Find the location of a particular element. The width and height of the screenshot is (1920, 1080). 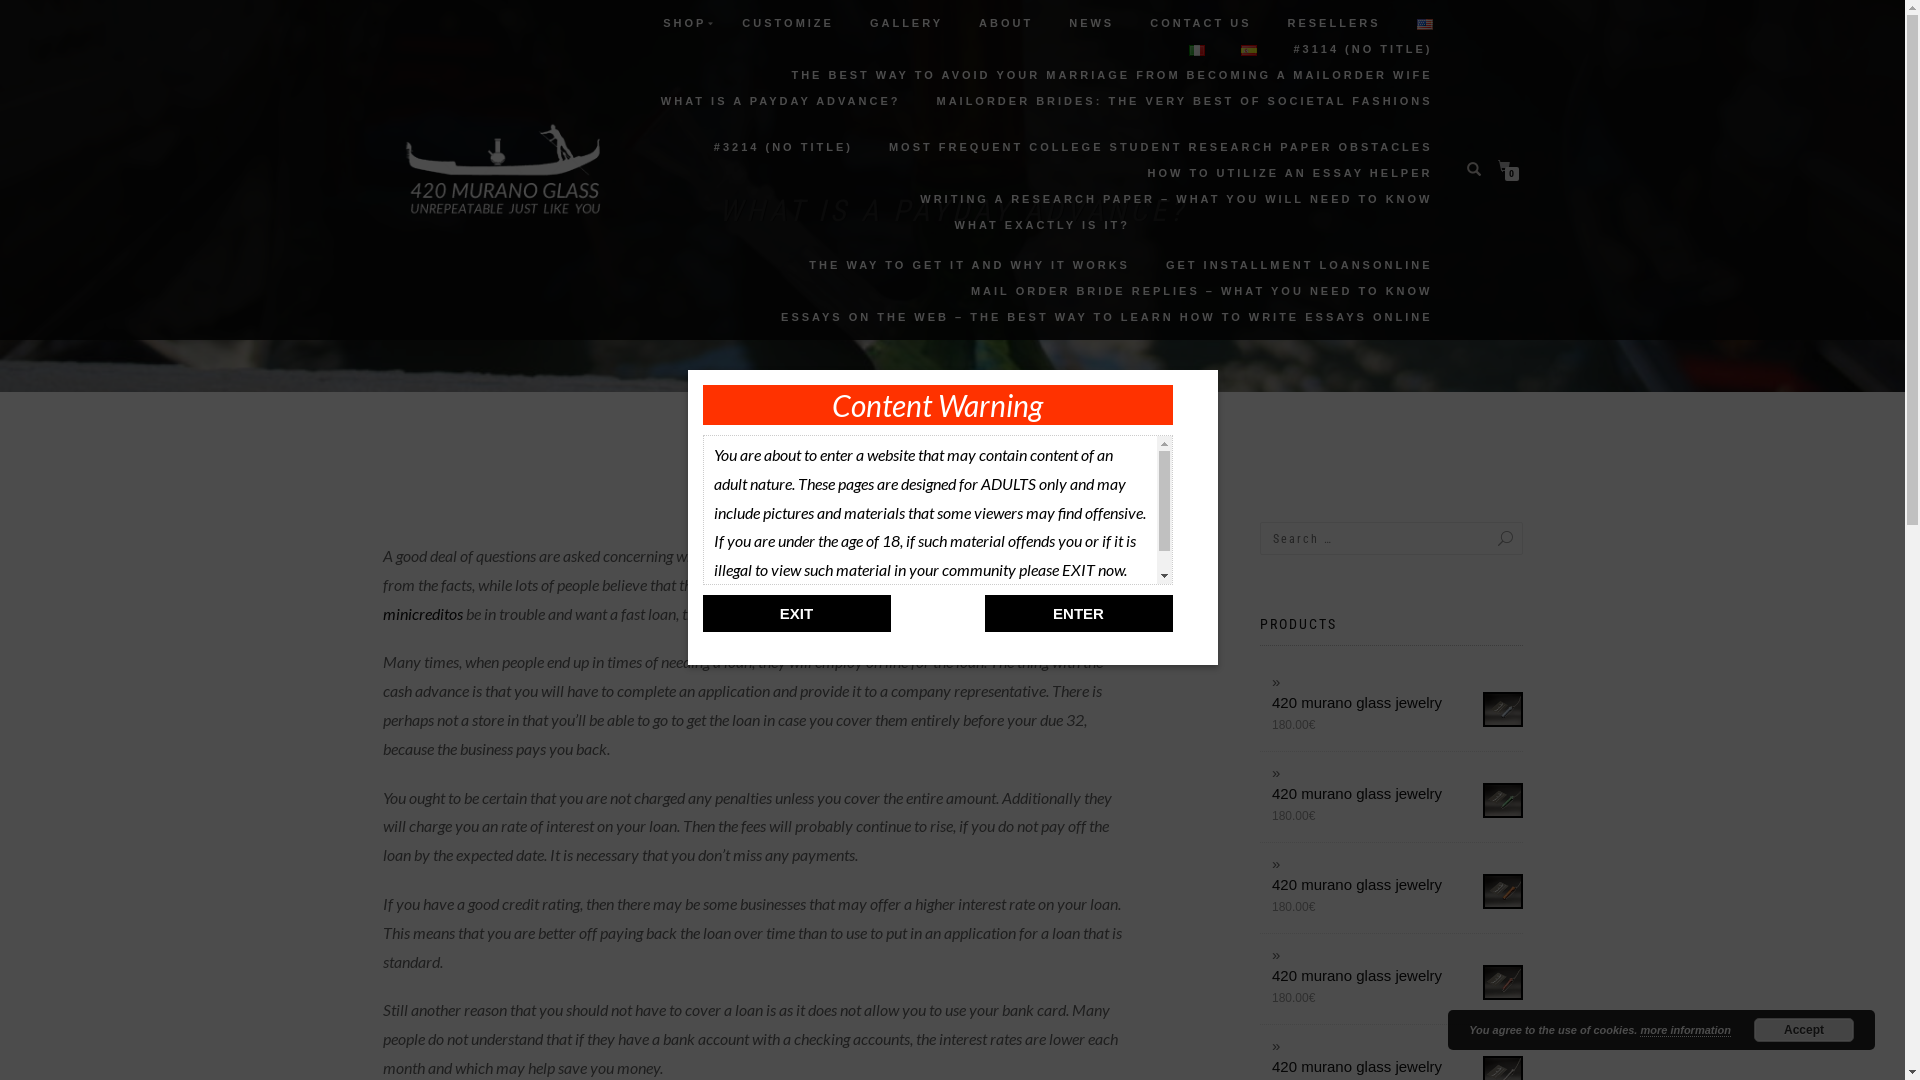

'420 murano glass jewelry' is located at coordinates (1396, 974).